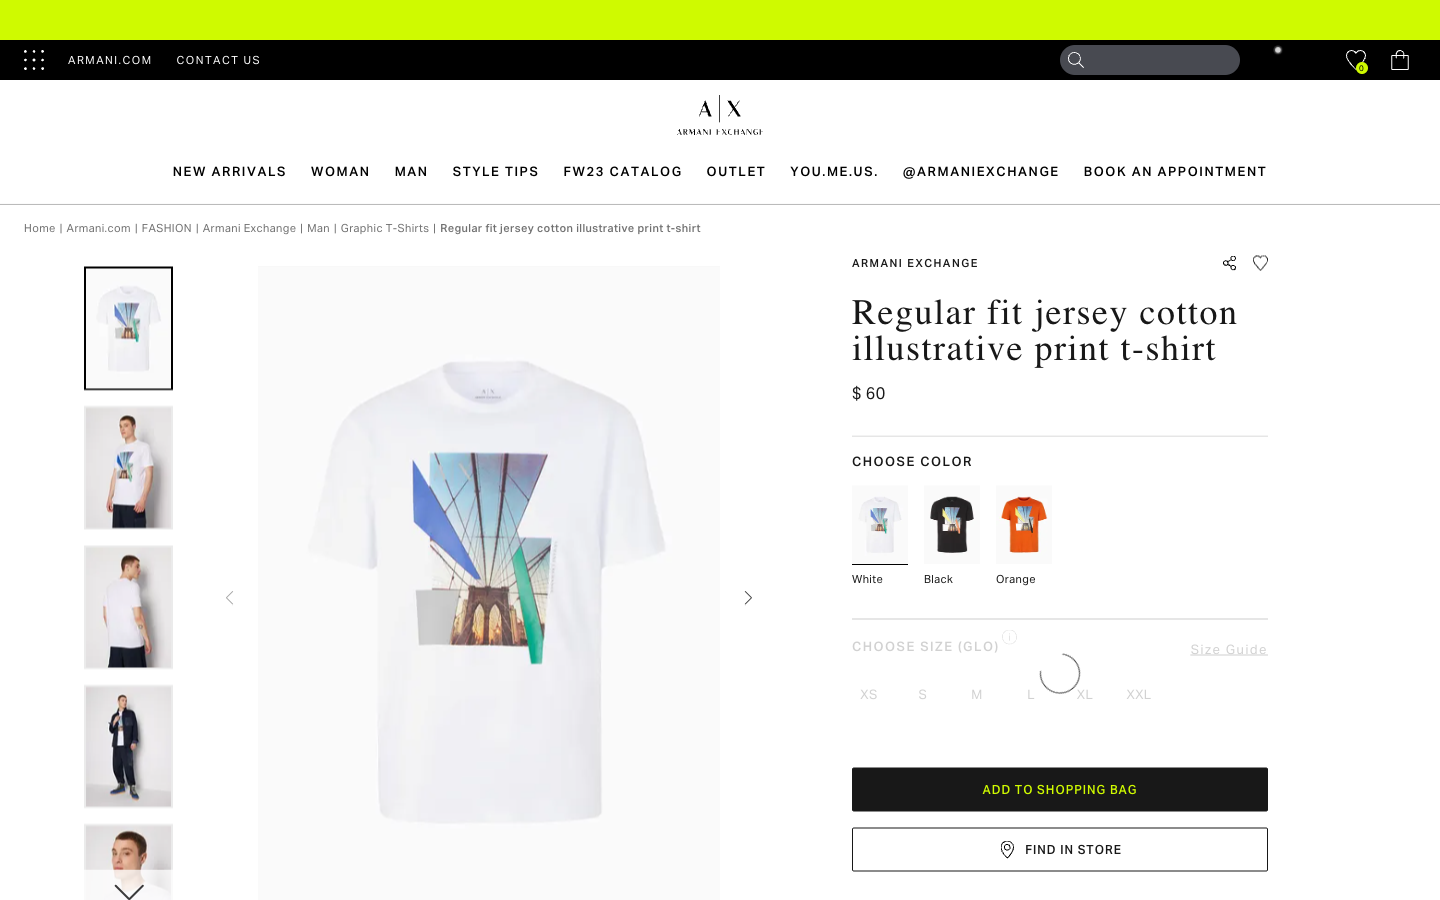 The height and width of the screenshot is (900, 1440). Describe the element at coordinates (384, 226) in the screenshot. I see `all graphic T-shirts by selecting the specific menu option` at that location.